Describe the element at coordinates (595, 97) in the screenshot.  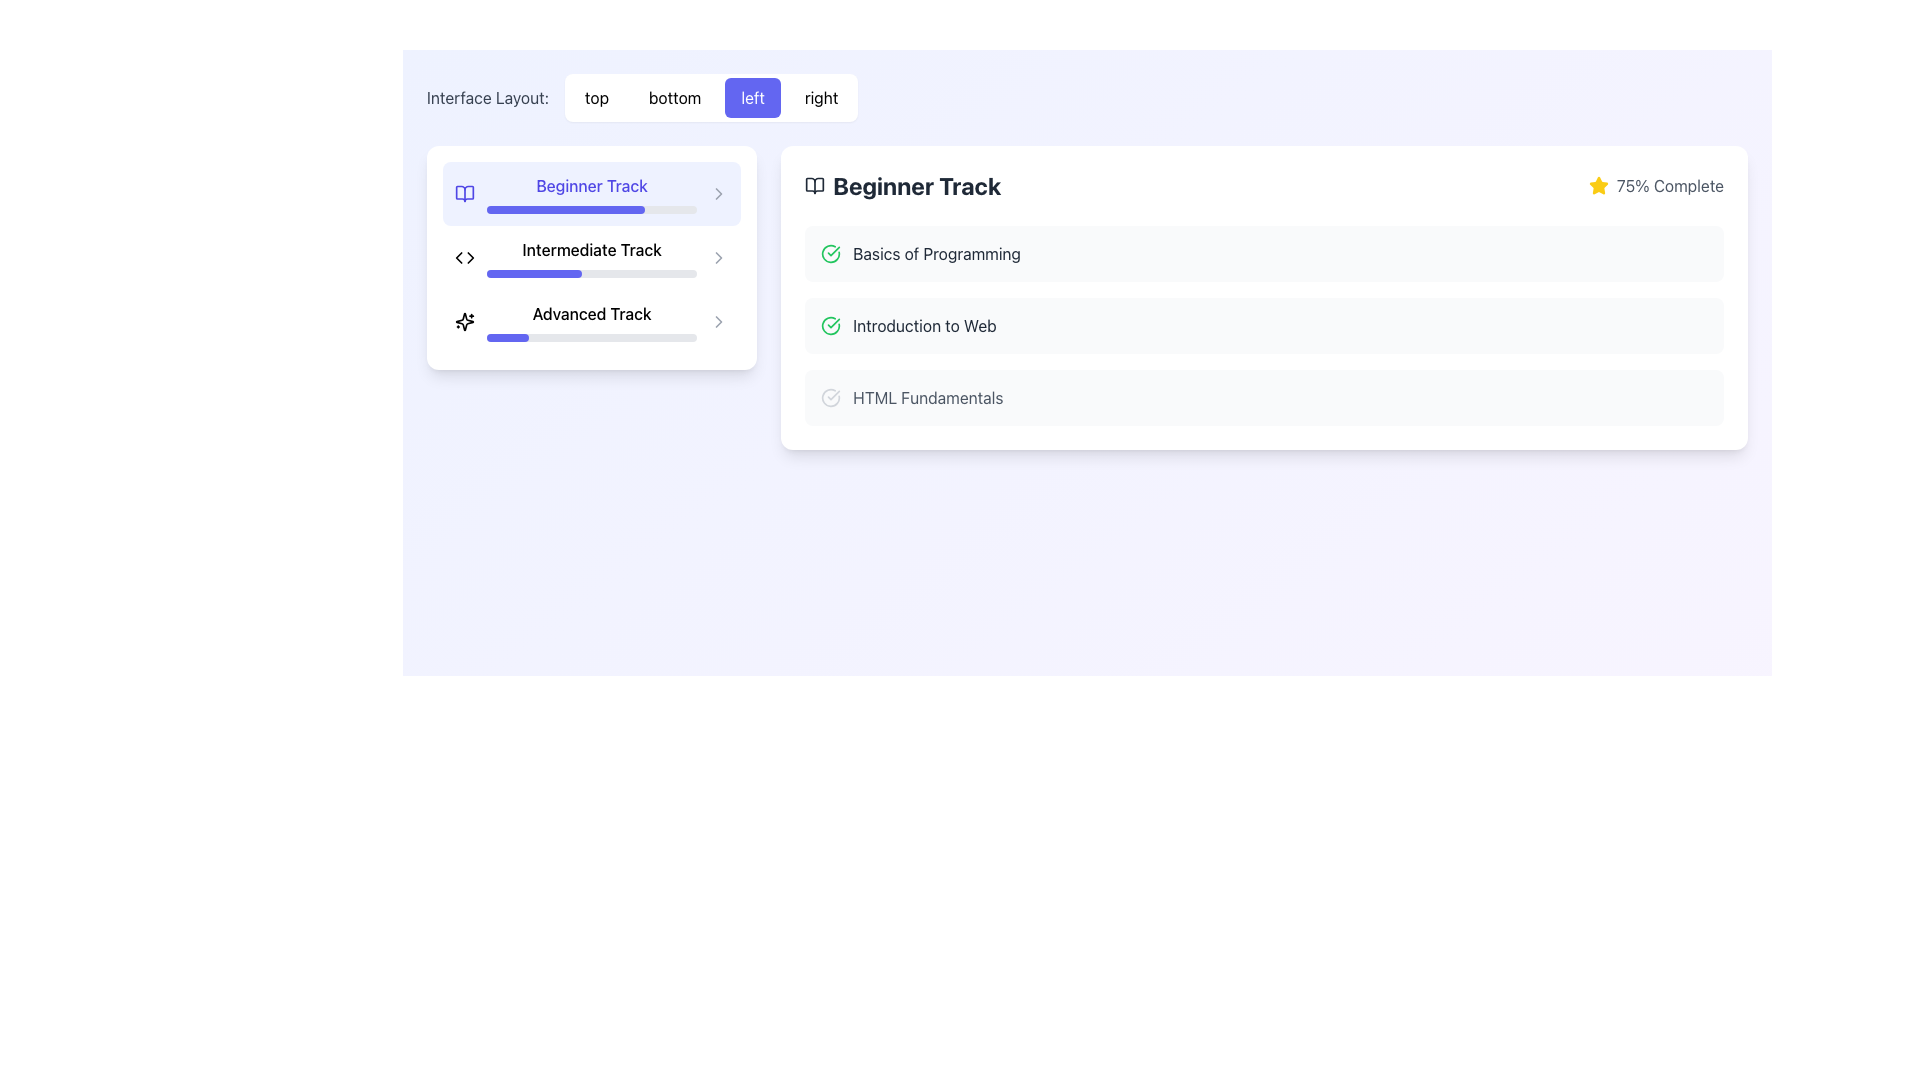
I see `the 'top' button` at that location.